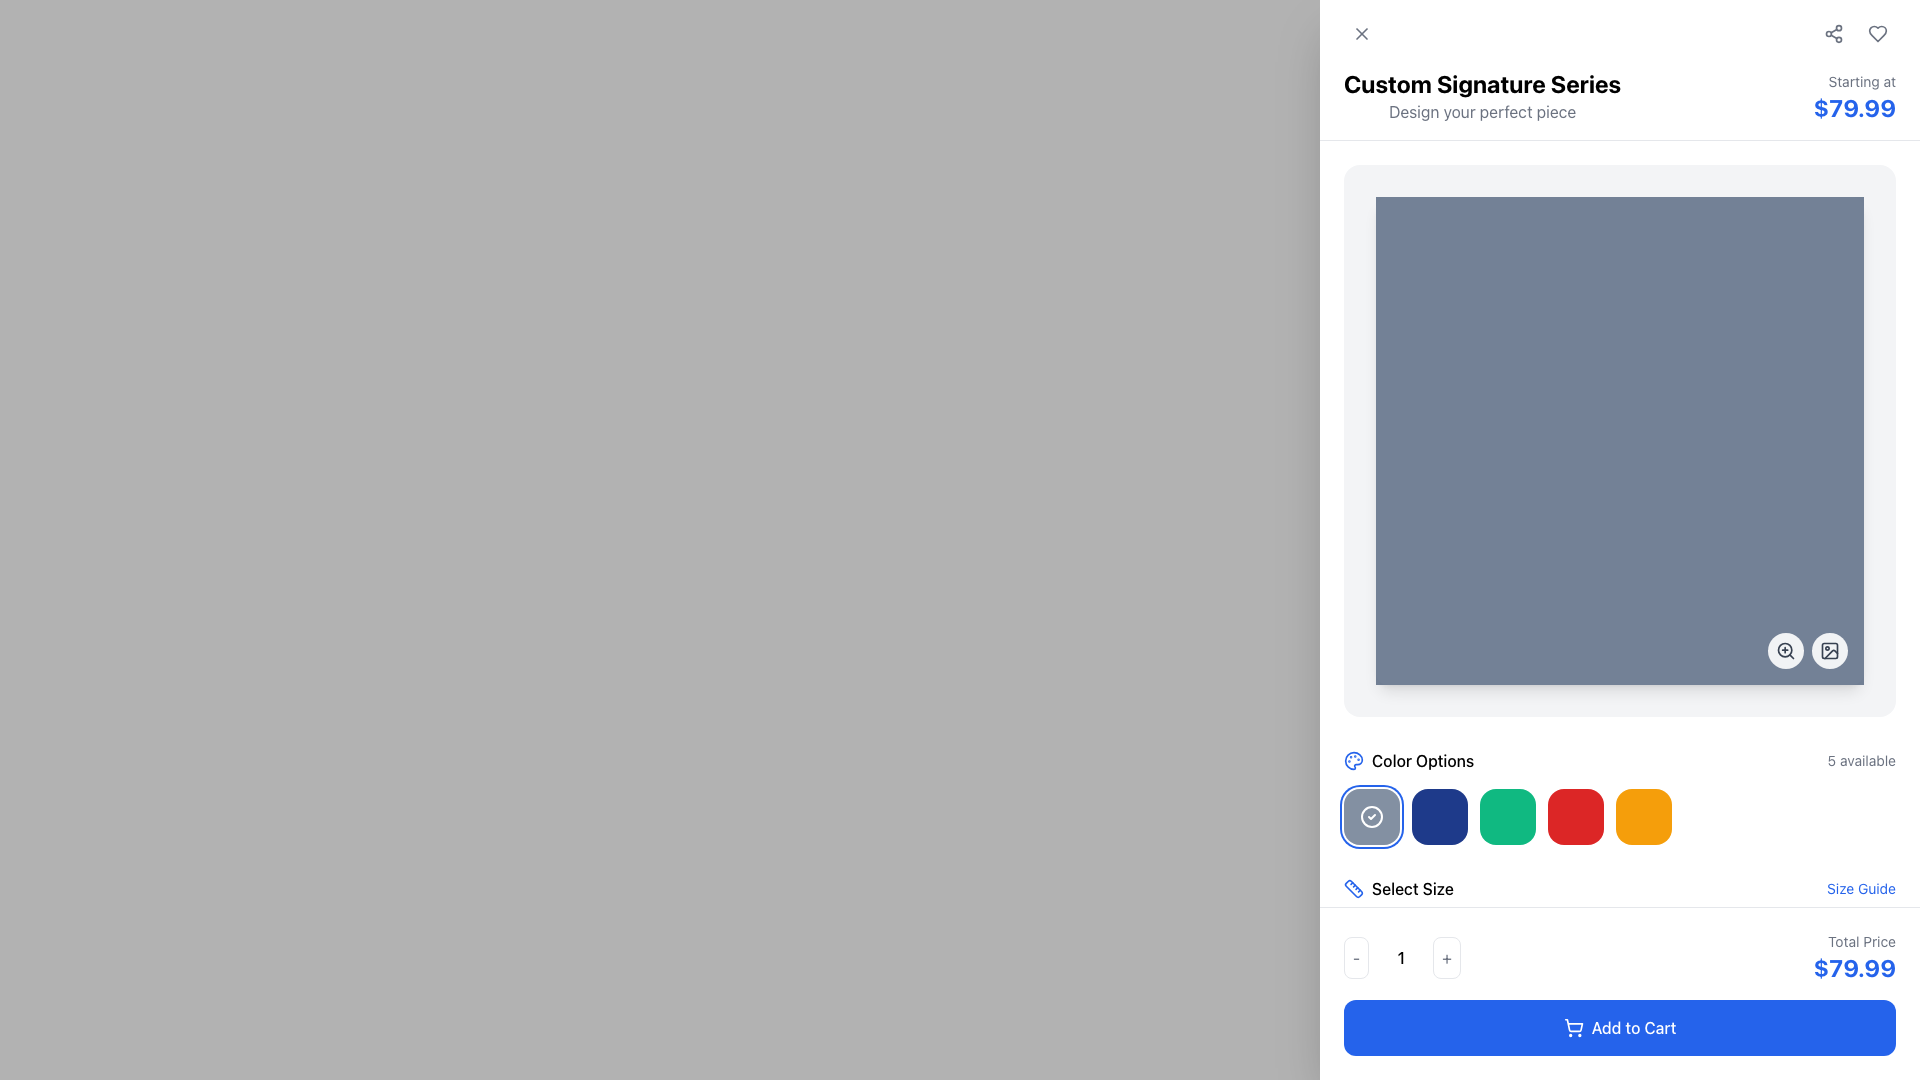  Describe the element at coordinates (1643, 825) in the screenshot. I see `the text content of the 'Amber Gold' label in the bottom portion of the fifth color option's text overlay` at that location.